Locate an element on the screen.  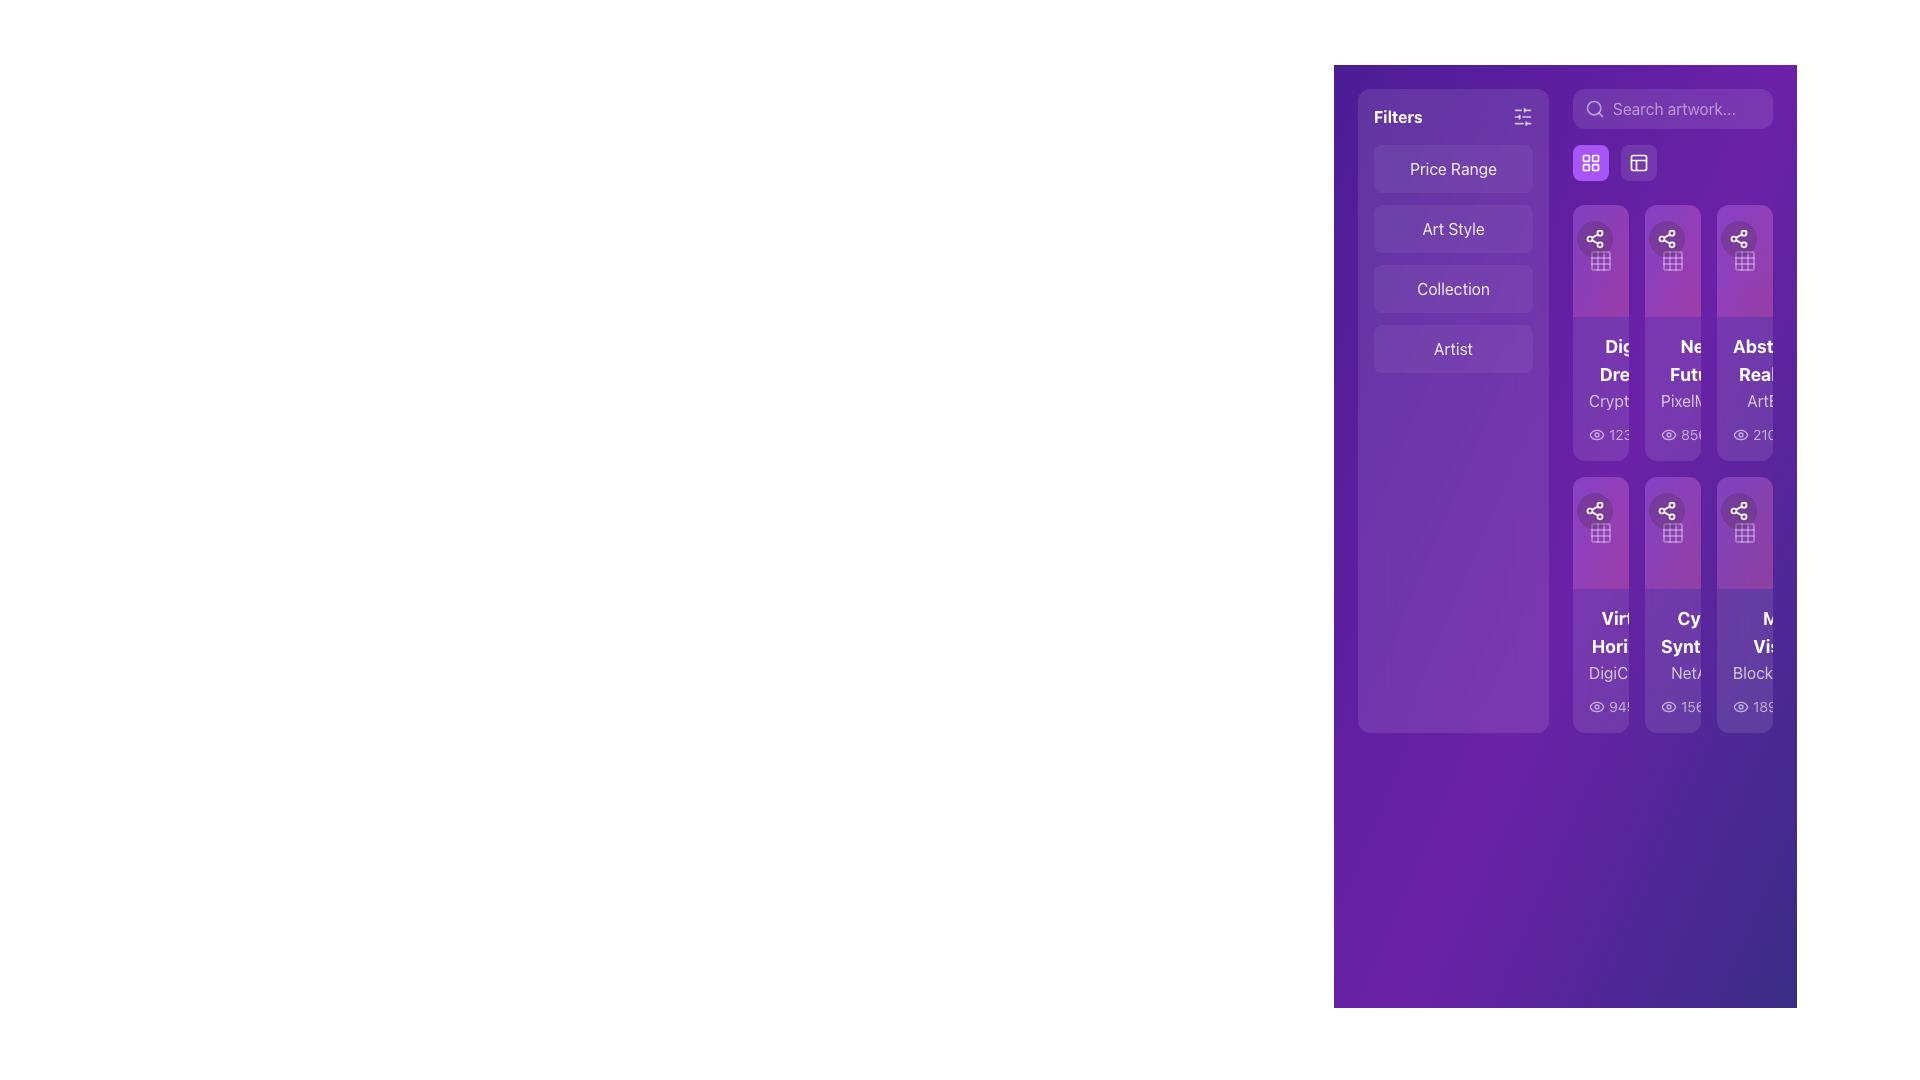
the label displaying the numerical count of likes or favorites, which is positioned to the right of a heart icon in a horizontal grouping is located at coordinates (1653, 705).